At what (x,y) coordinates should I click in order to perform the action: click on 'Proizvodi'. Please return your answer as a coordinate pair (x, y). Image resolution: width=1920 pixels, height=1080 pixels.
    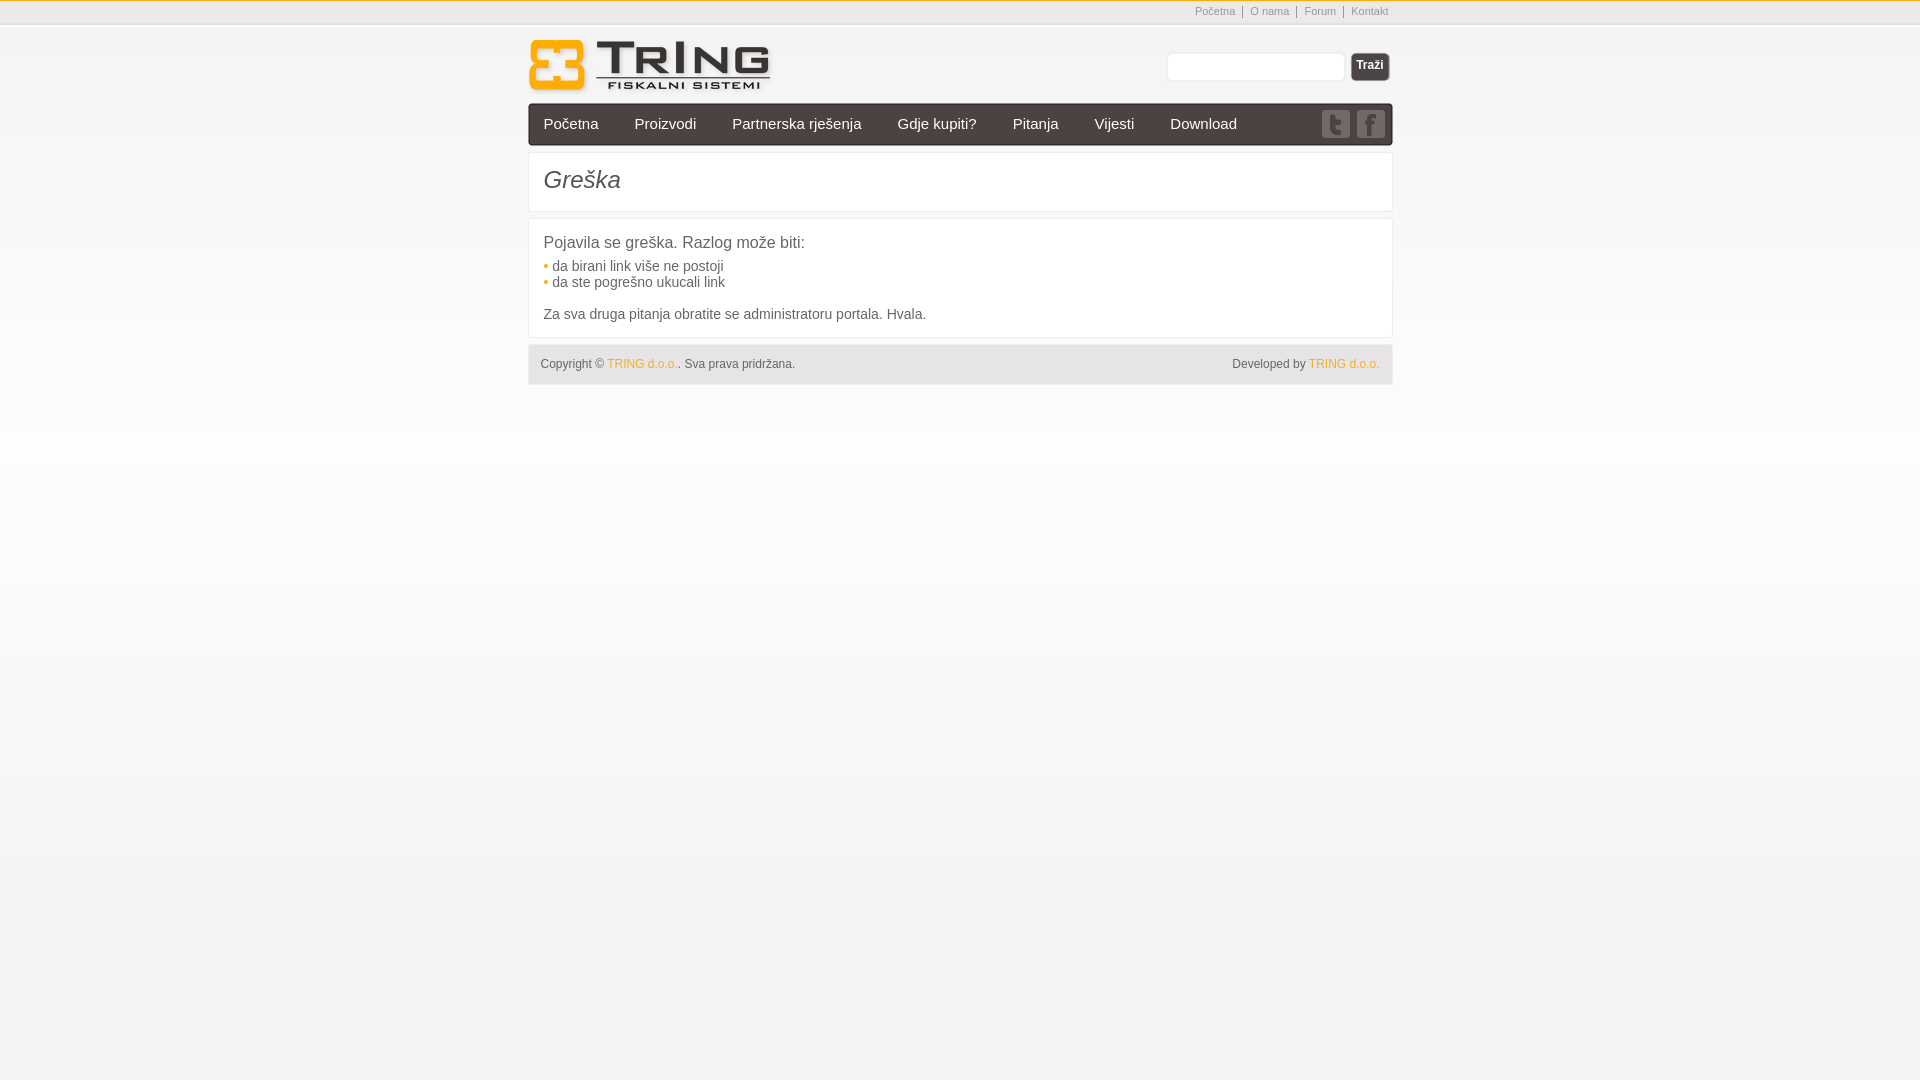
    Looking at the image, I should click on (666, 124).